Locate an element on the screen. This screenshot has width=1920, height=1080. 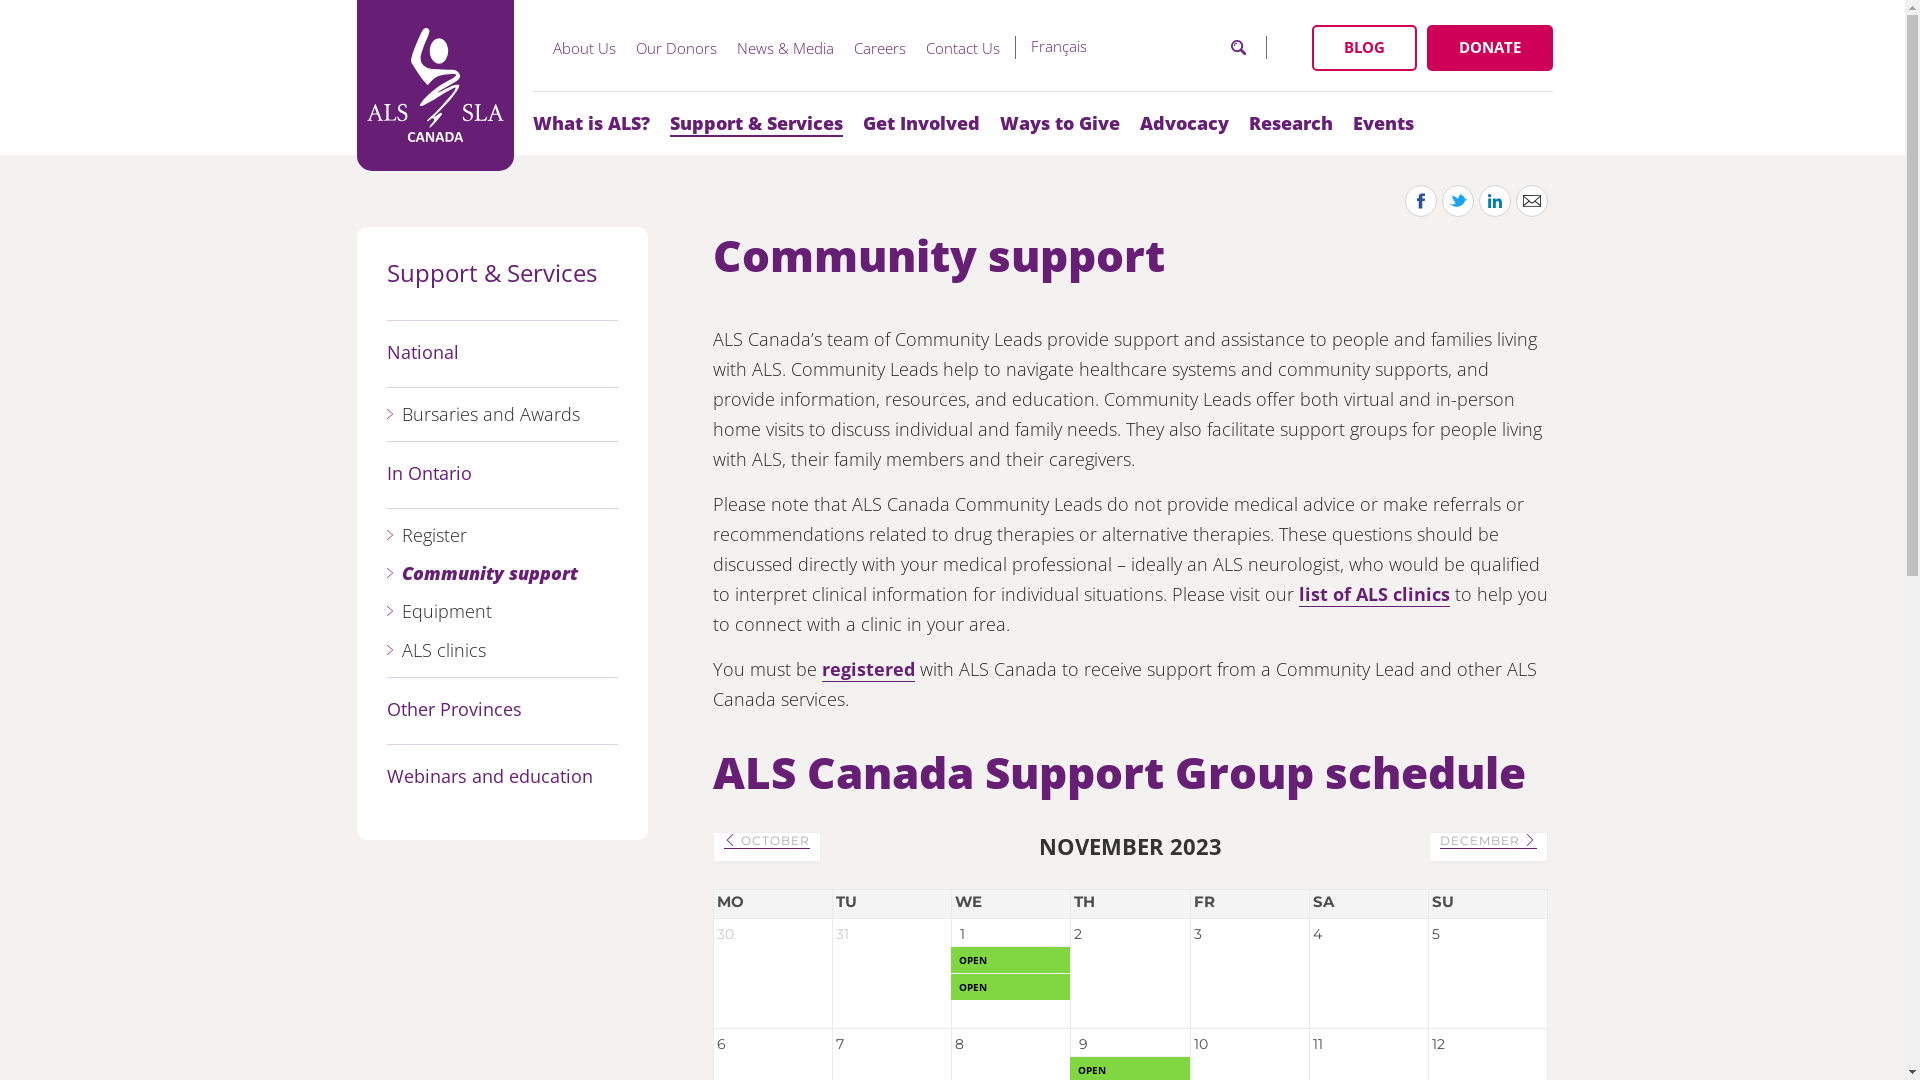
'Equipment' is located at coordinates (445, 611).